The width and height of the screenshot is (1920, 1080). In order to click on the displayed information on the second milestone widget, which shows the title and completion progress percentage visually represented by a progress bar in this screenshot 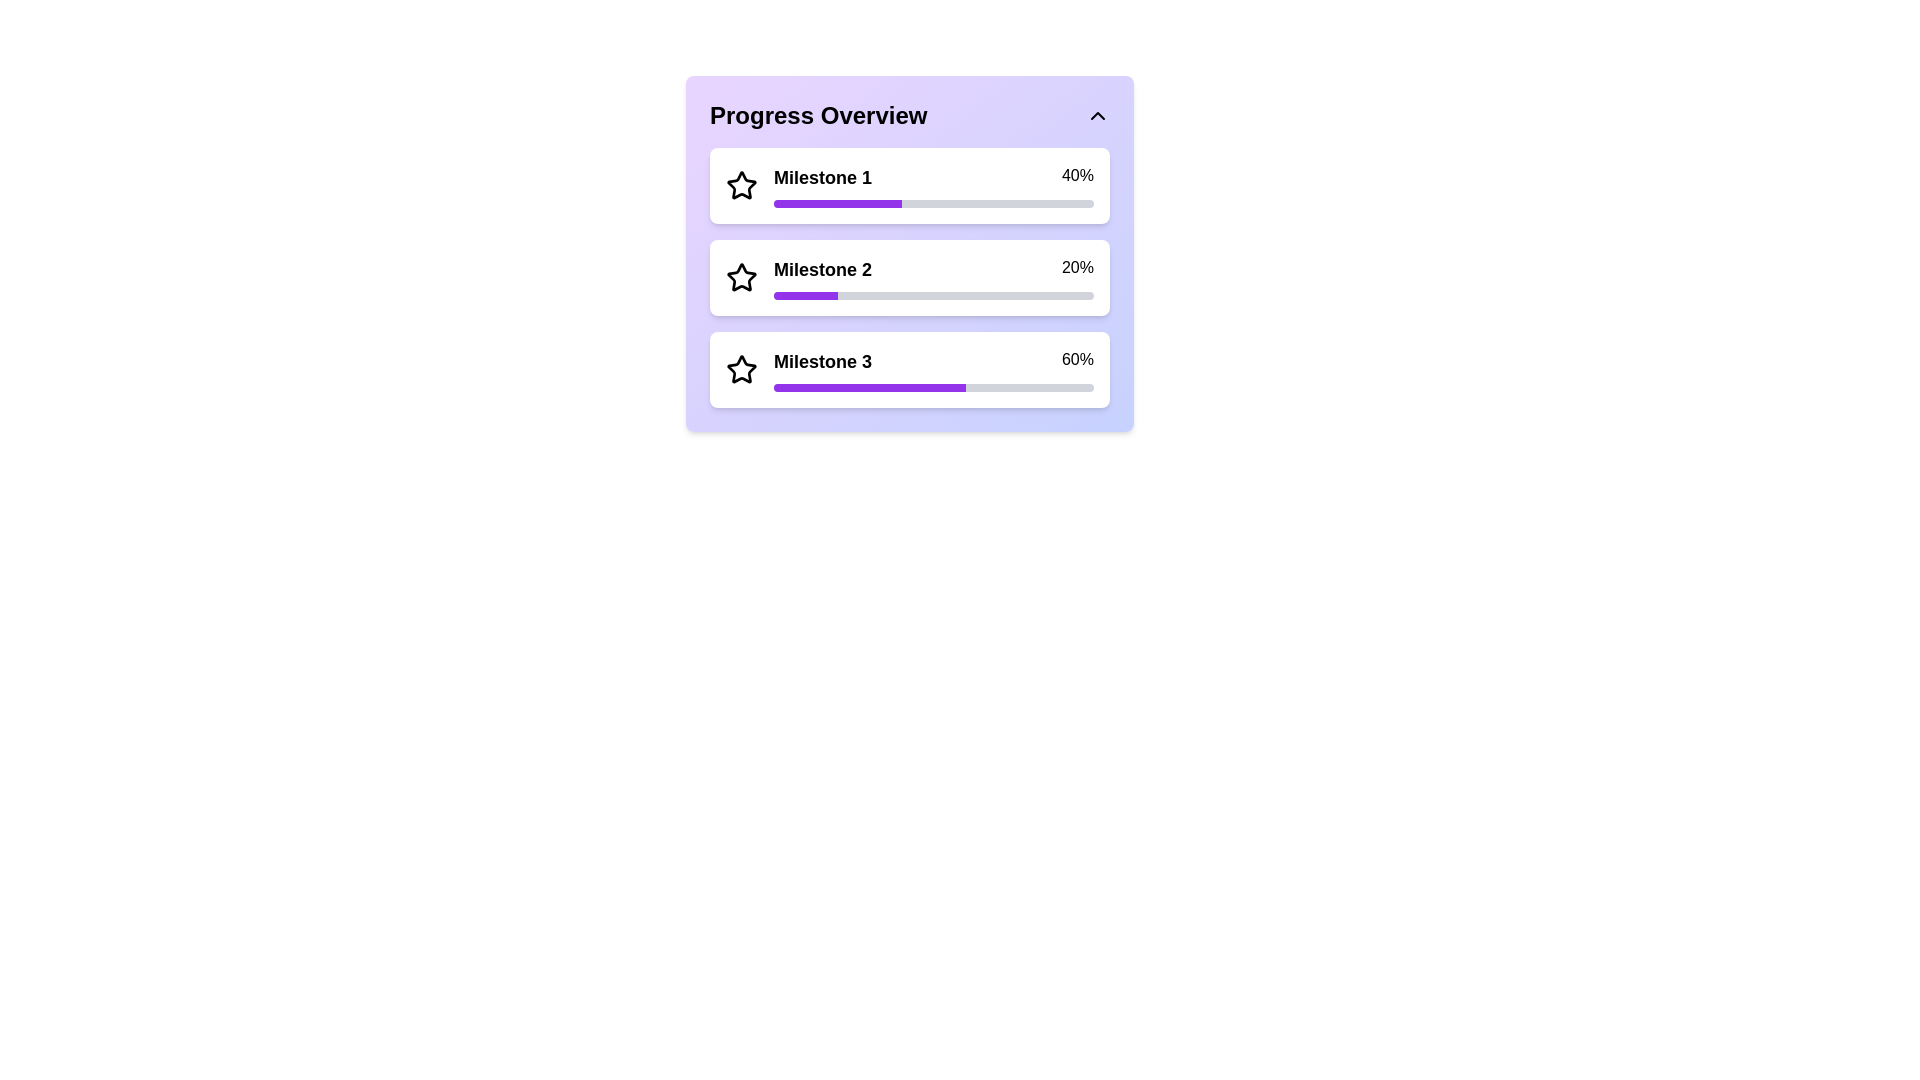, I will do `click(909, 277)`.